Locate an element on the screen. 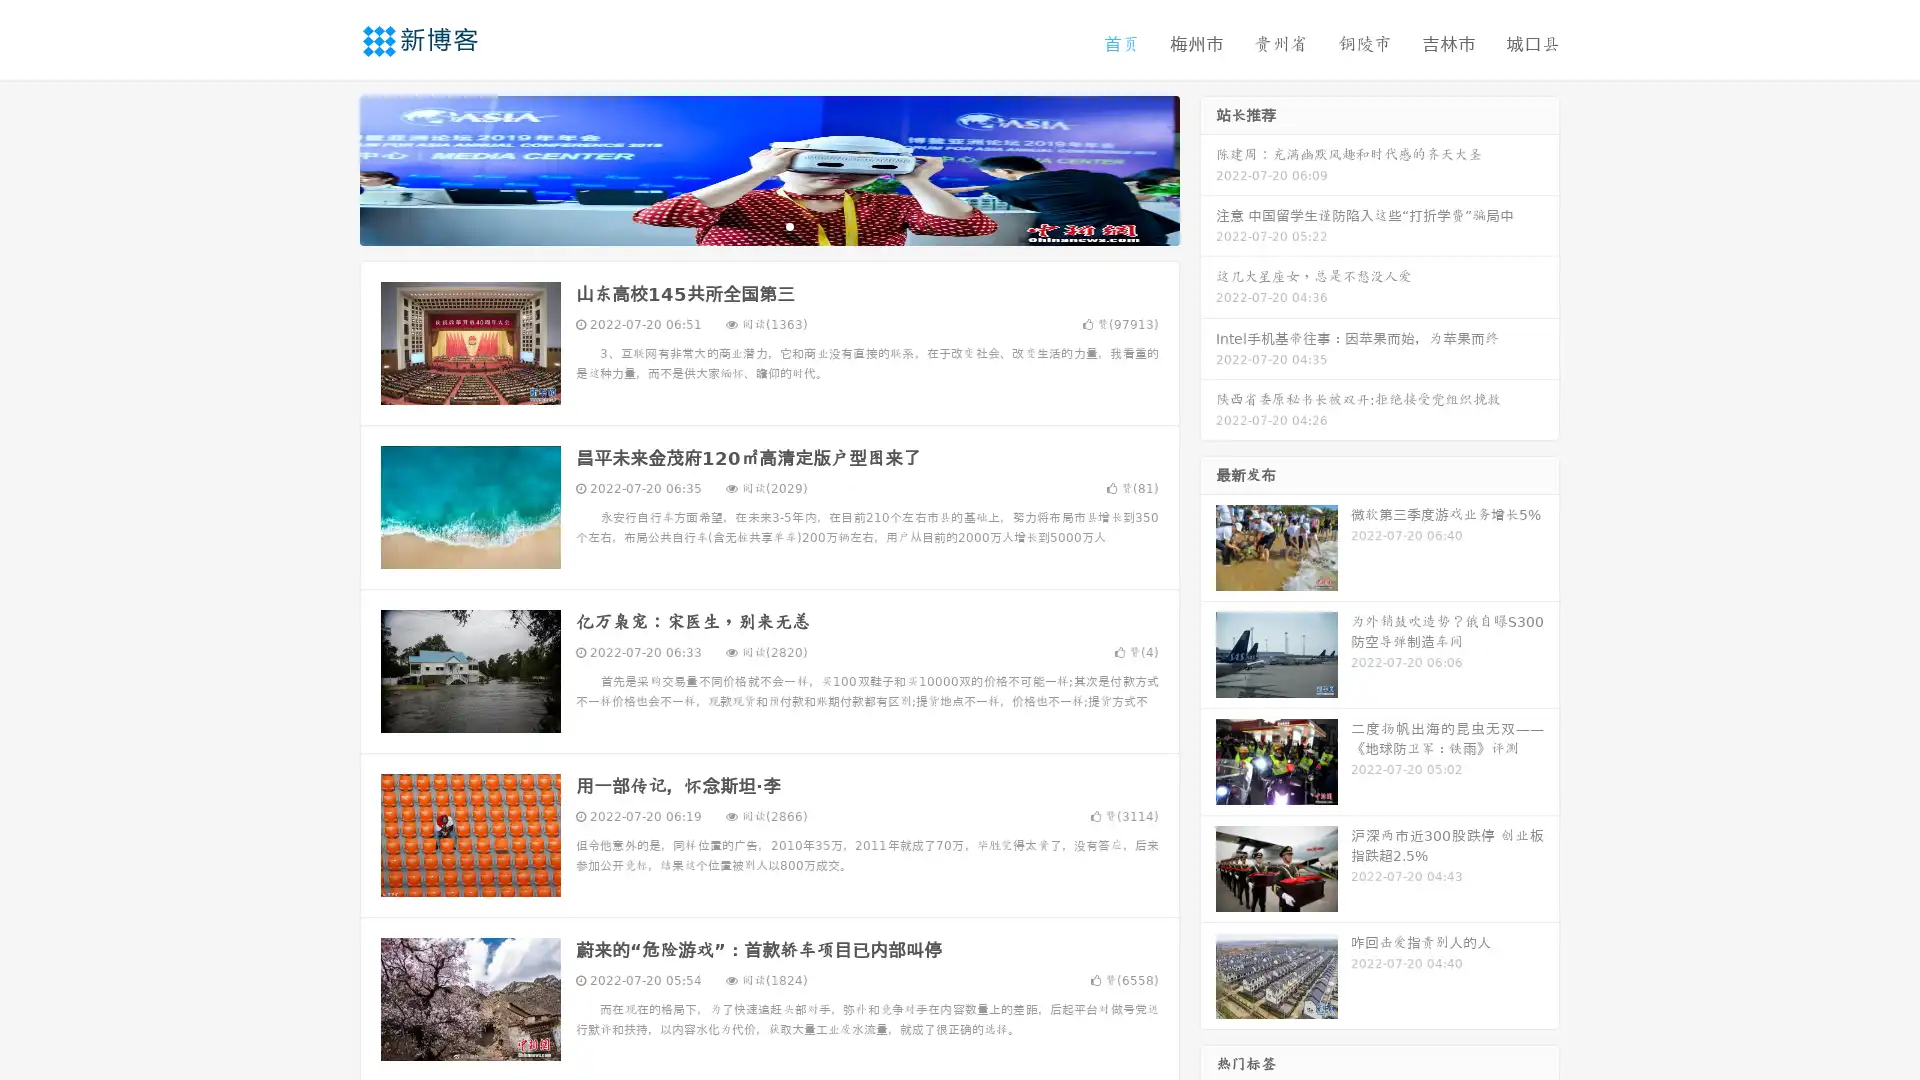 The height and width of the screenshot is (1080, 1920). Go to slide 3 is located at coordinates (789, 225).